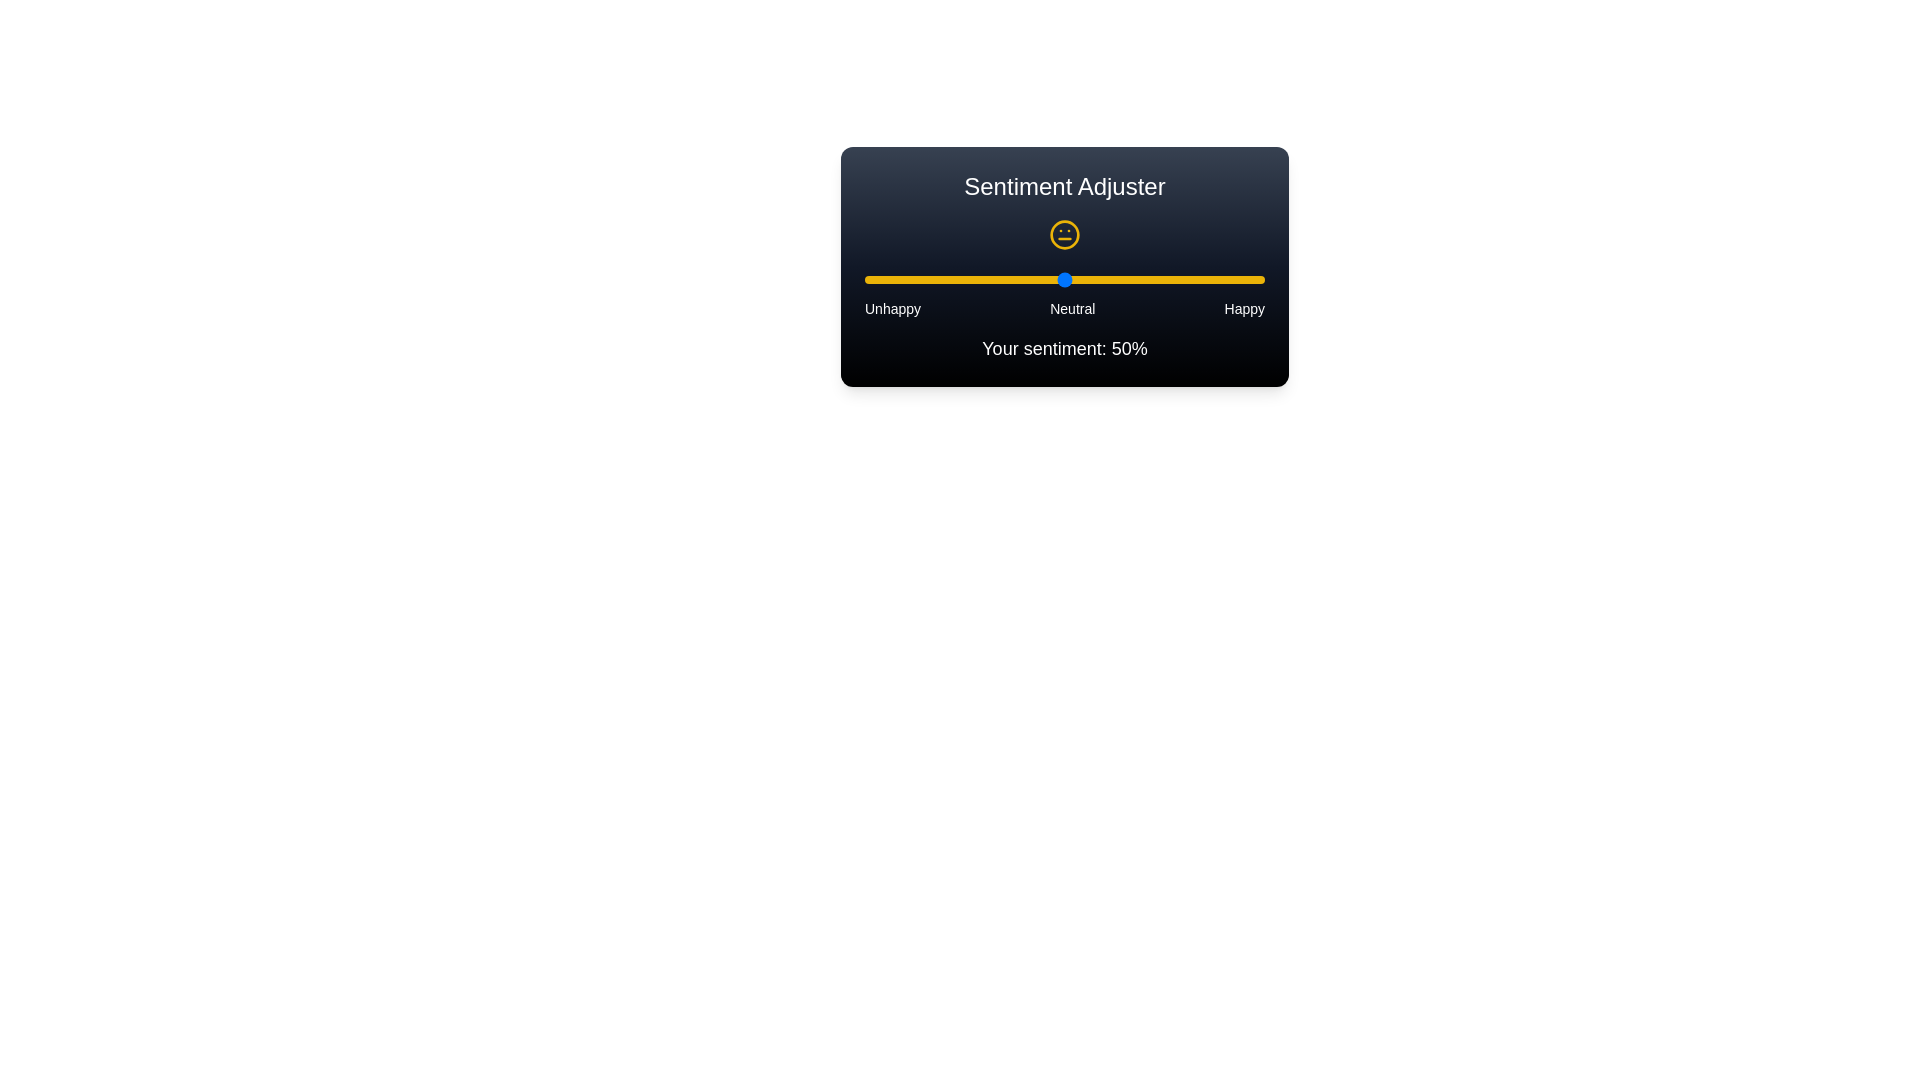  I want to click on the slider to set the sentiment value to 46, so click(1048, 280).